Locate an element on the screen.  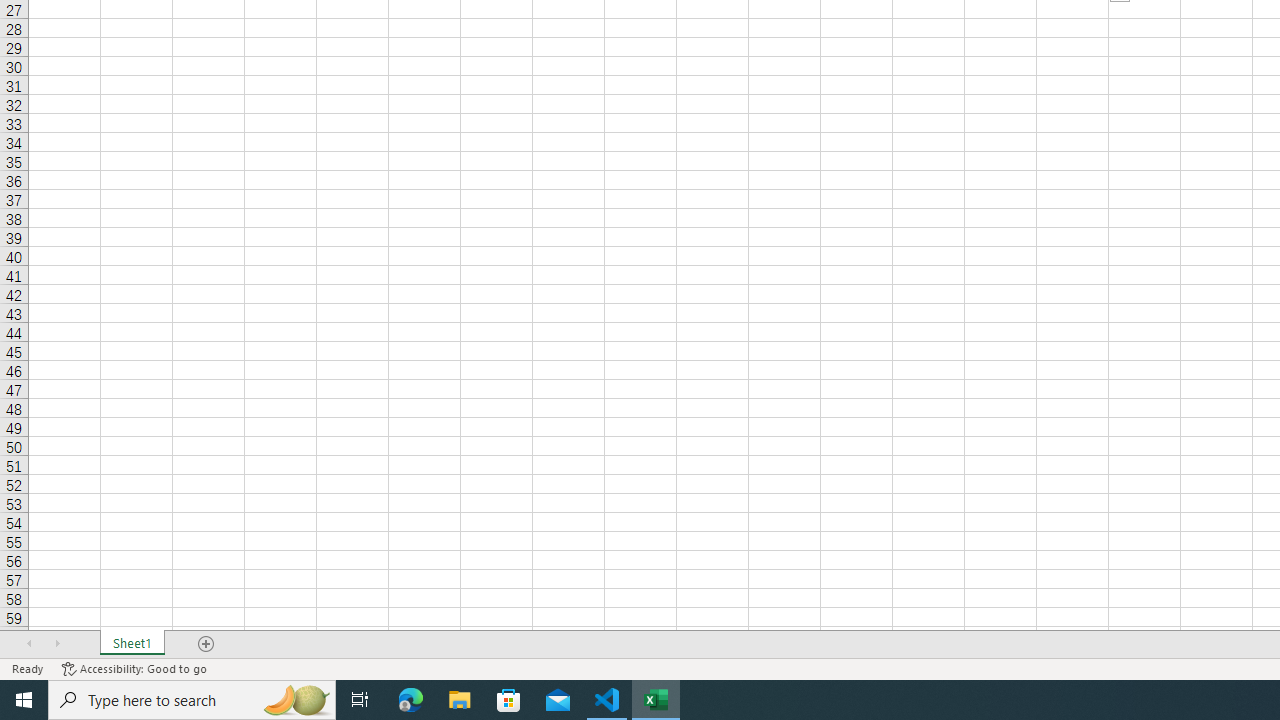
'Scroll Right' is located at coordinates (57, 644).